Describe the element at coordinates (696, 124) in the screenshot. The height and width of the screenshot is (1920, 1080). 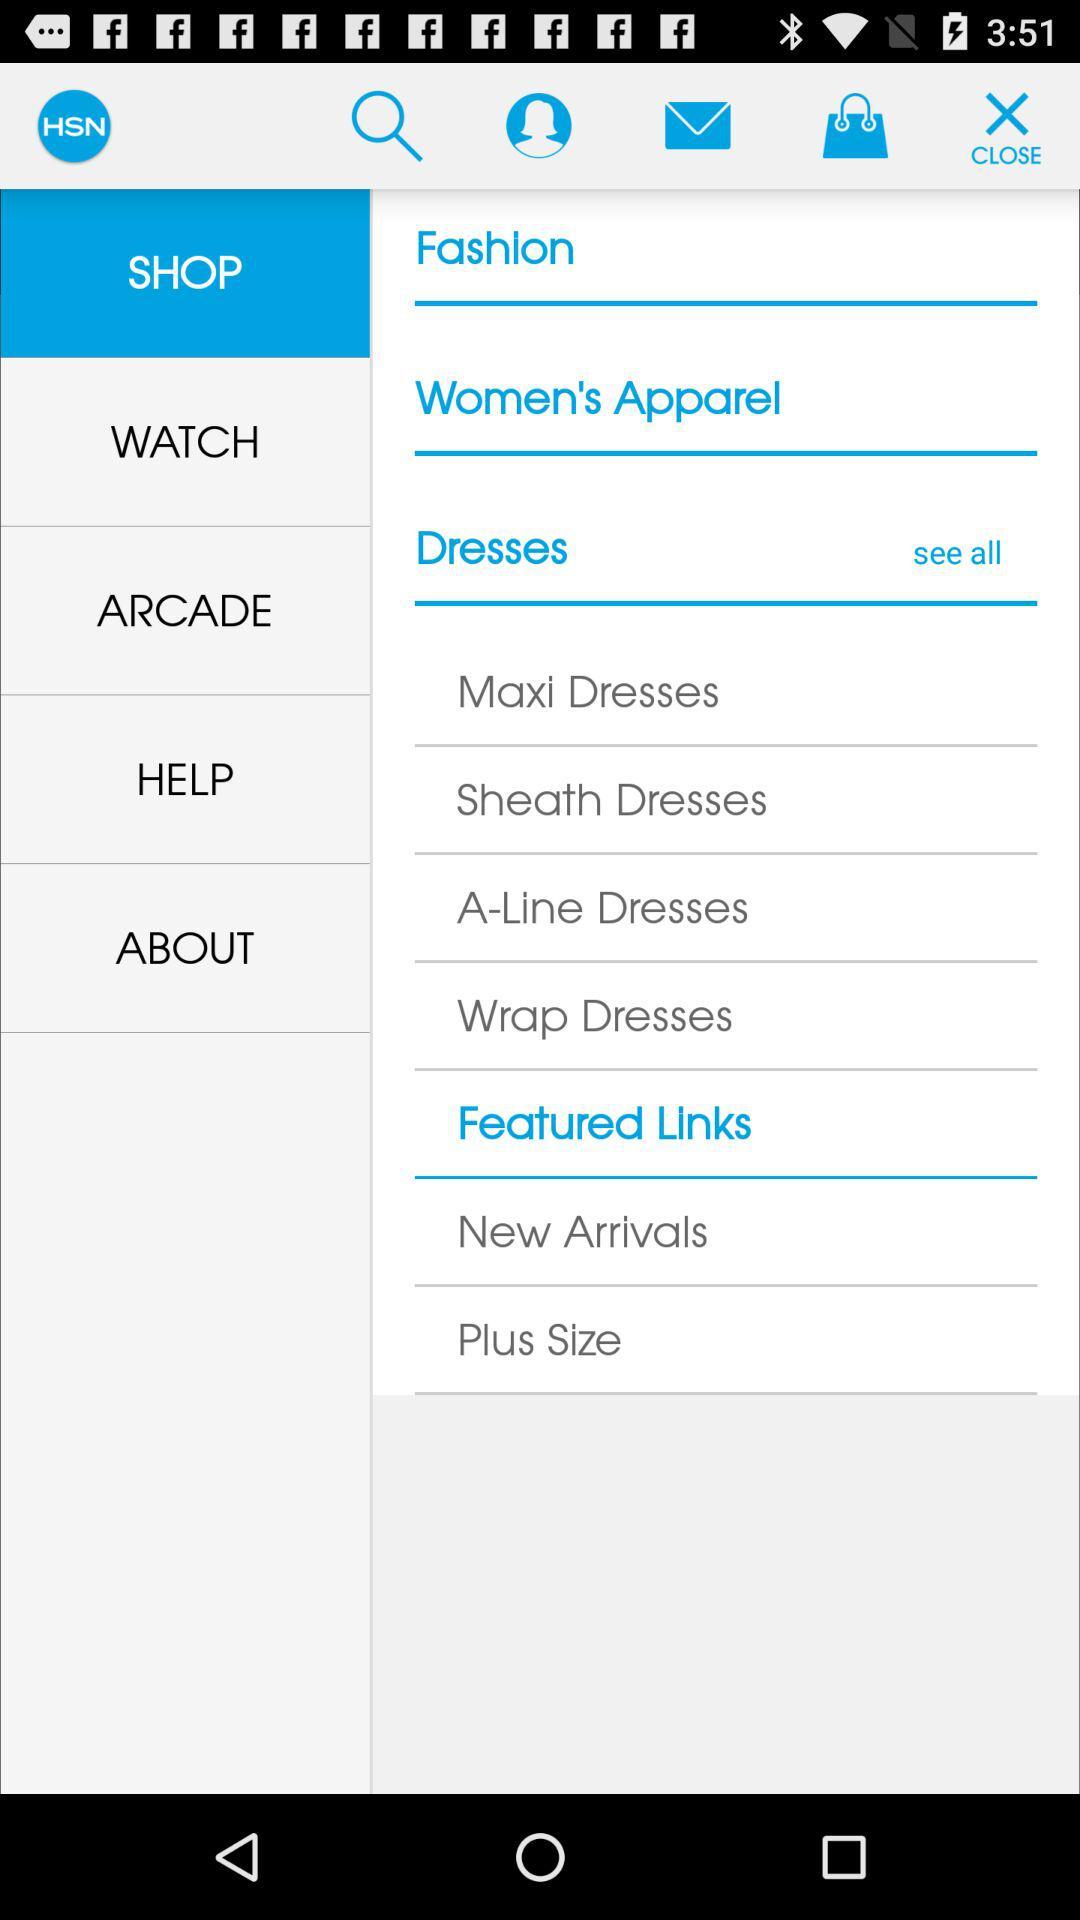
I see `nova mensagem` at that location.